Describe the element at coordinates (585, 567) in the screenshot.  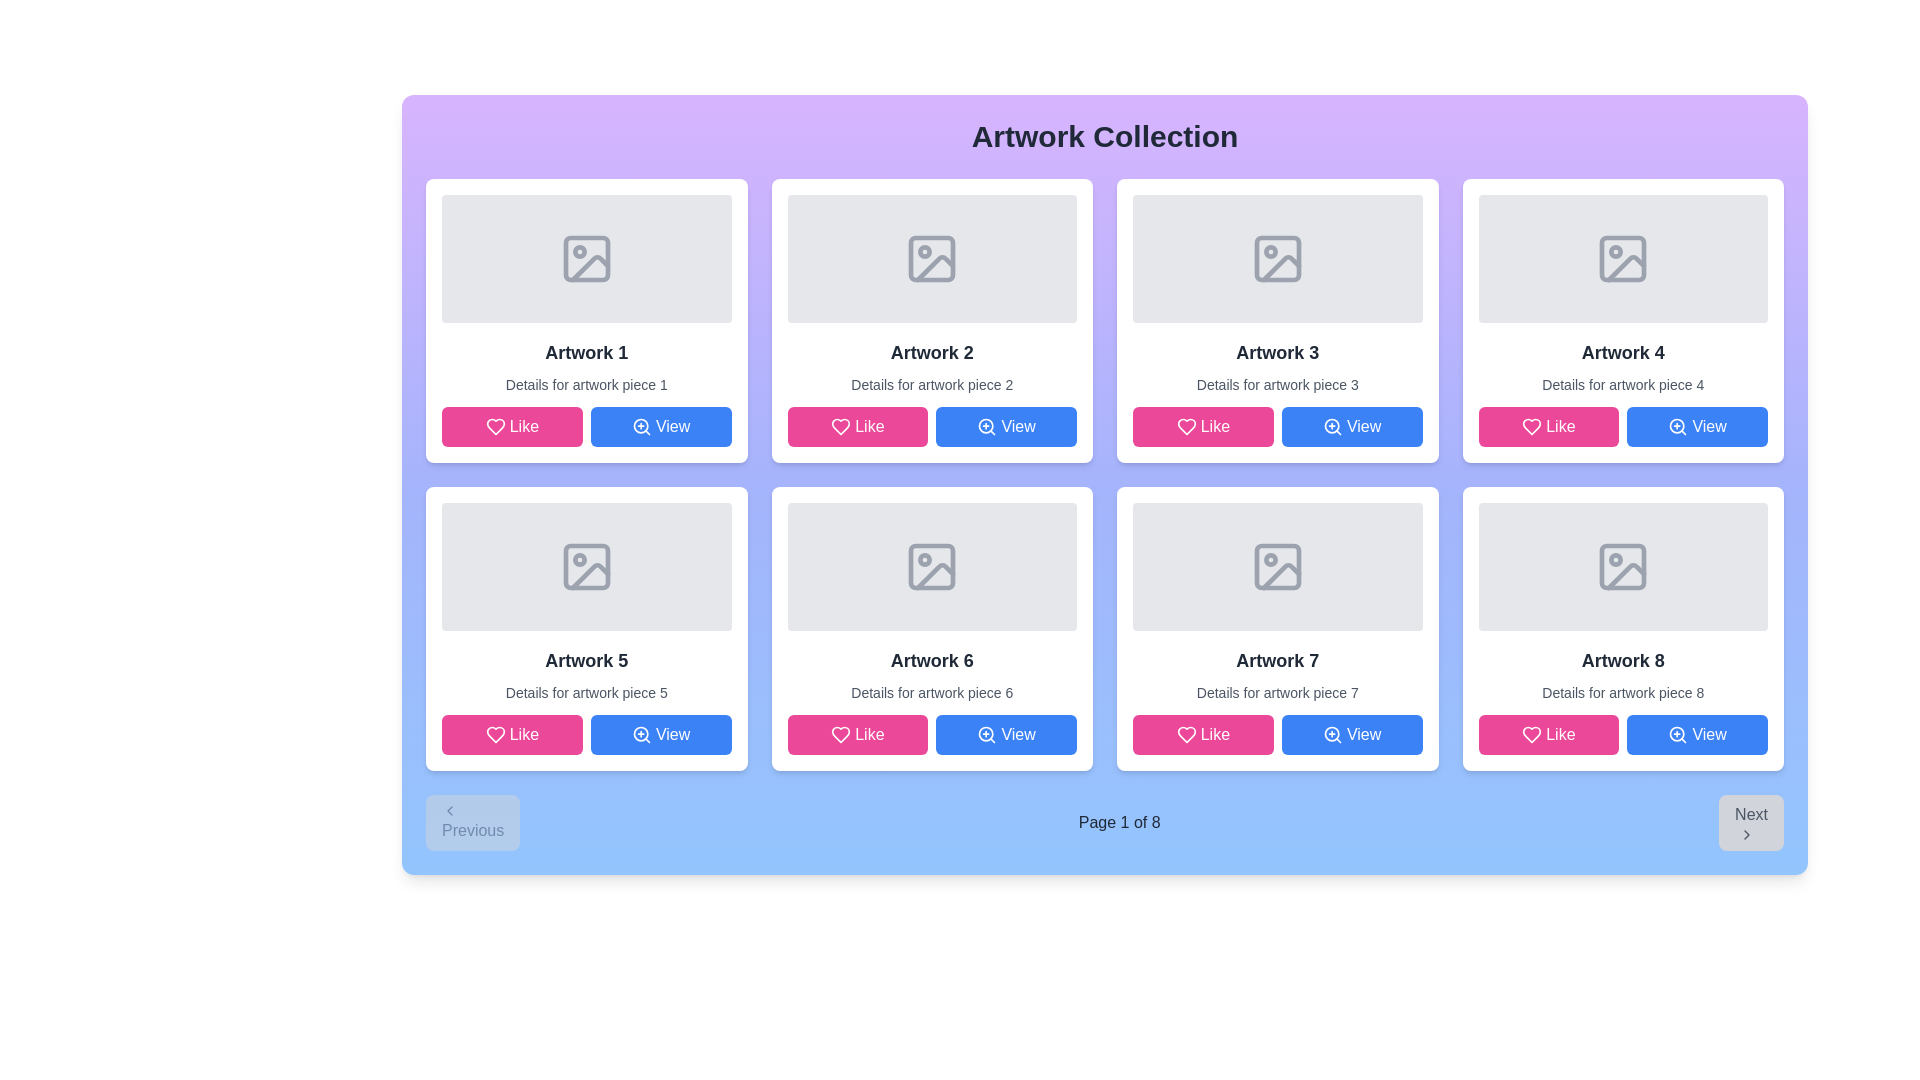
I see `the image placeholder located within the card labeled 'Artwork 5', which is situated in the bottom-left quadrant of the 2x4 grid layout, positioned above the text 'Artwork 5' and 'Details for artwork piece 5'` at that location.